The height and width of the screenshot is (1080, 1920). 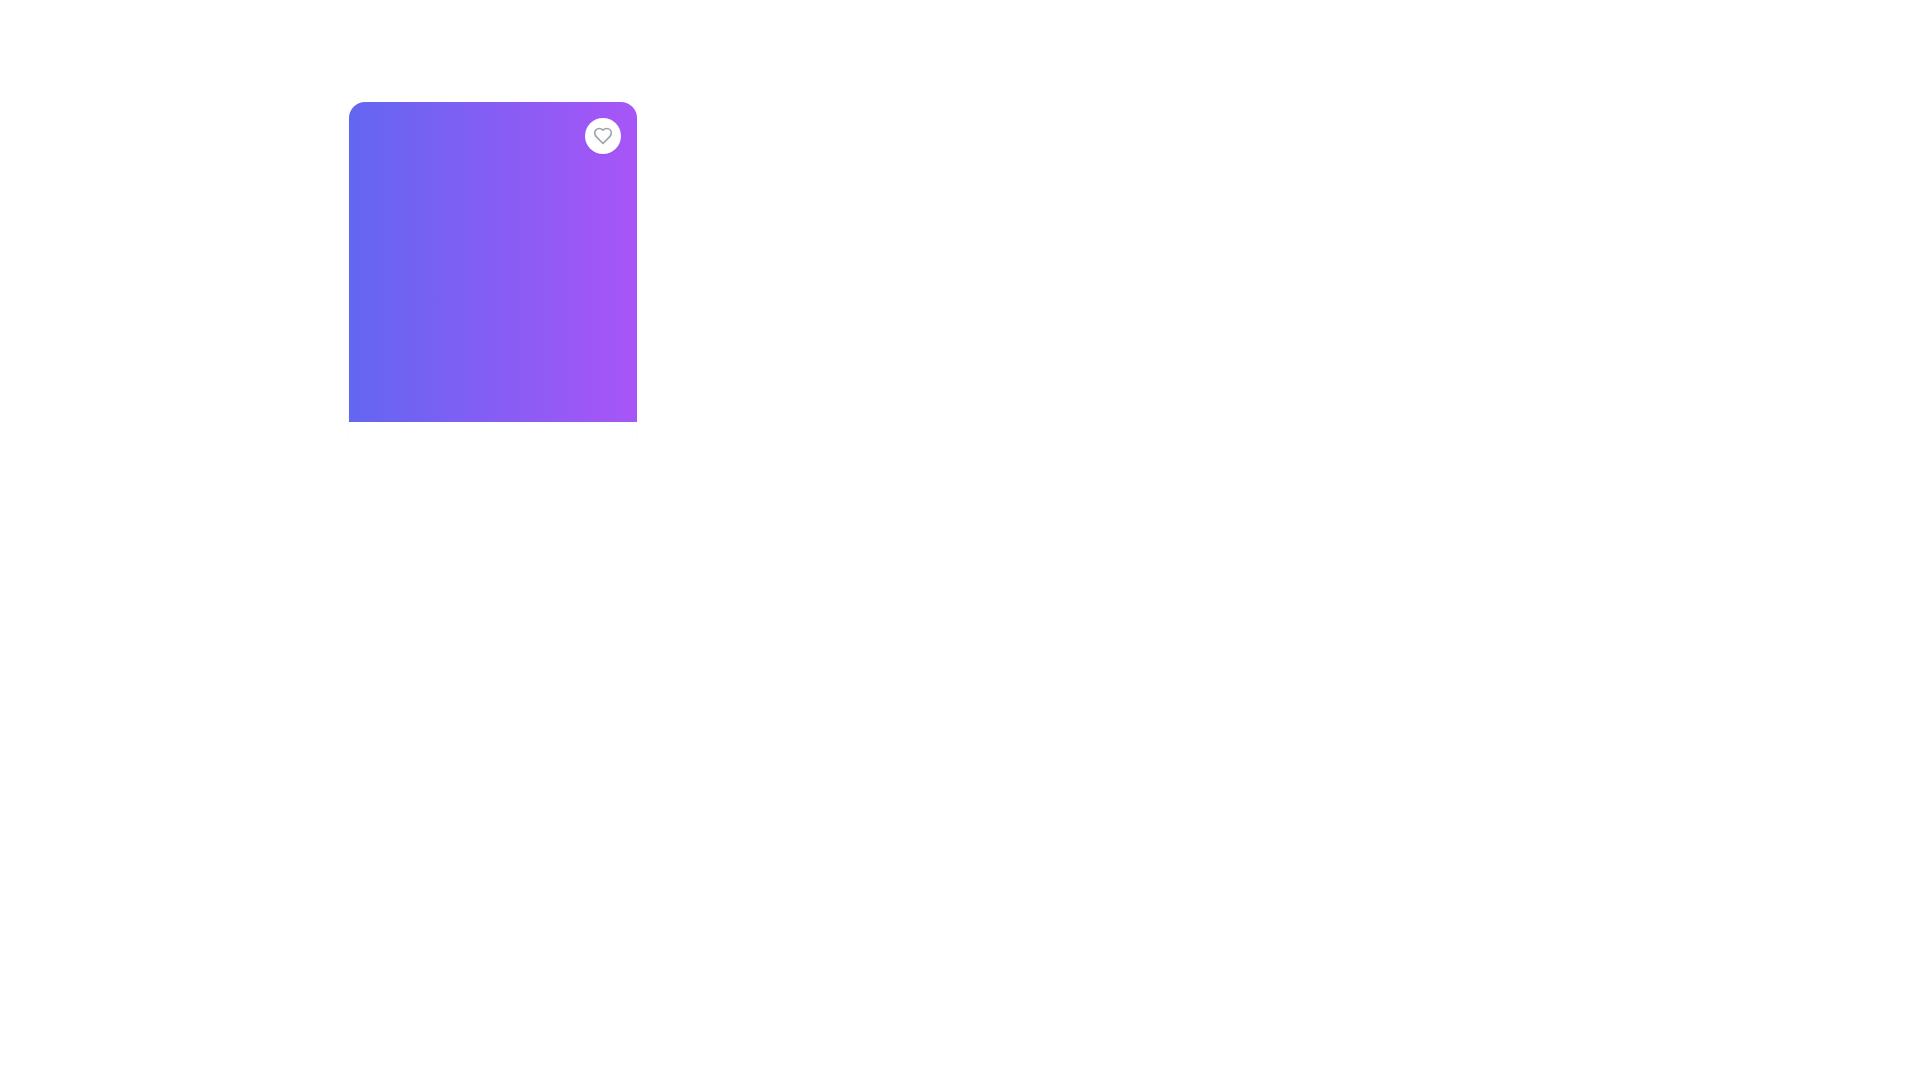 I want to click on the composite component with a gradient background and a circular button in the upper-right corner, so click(x=493, y=242).